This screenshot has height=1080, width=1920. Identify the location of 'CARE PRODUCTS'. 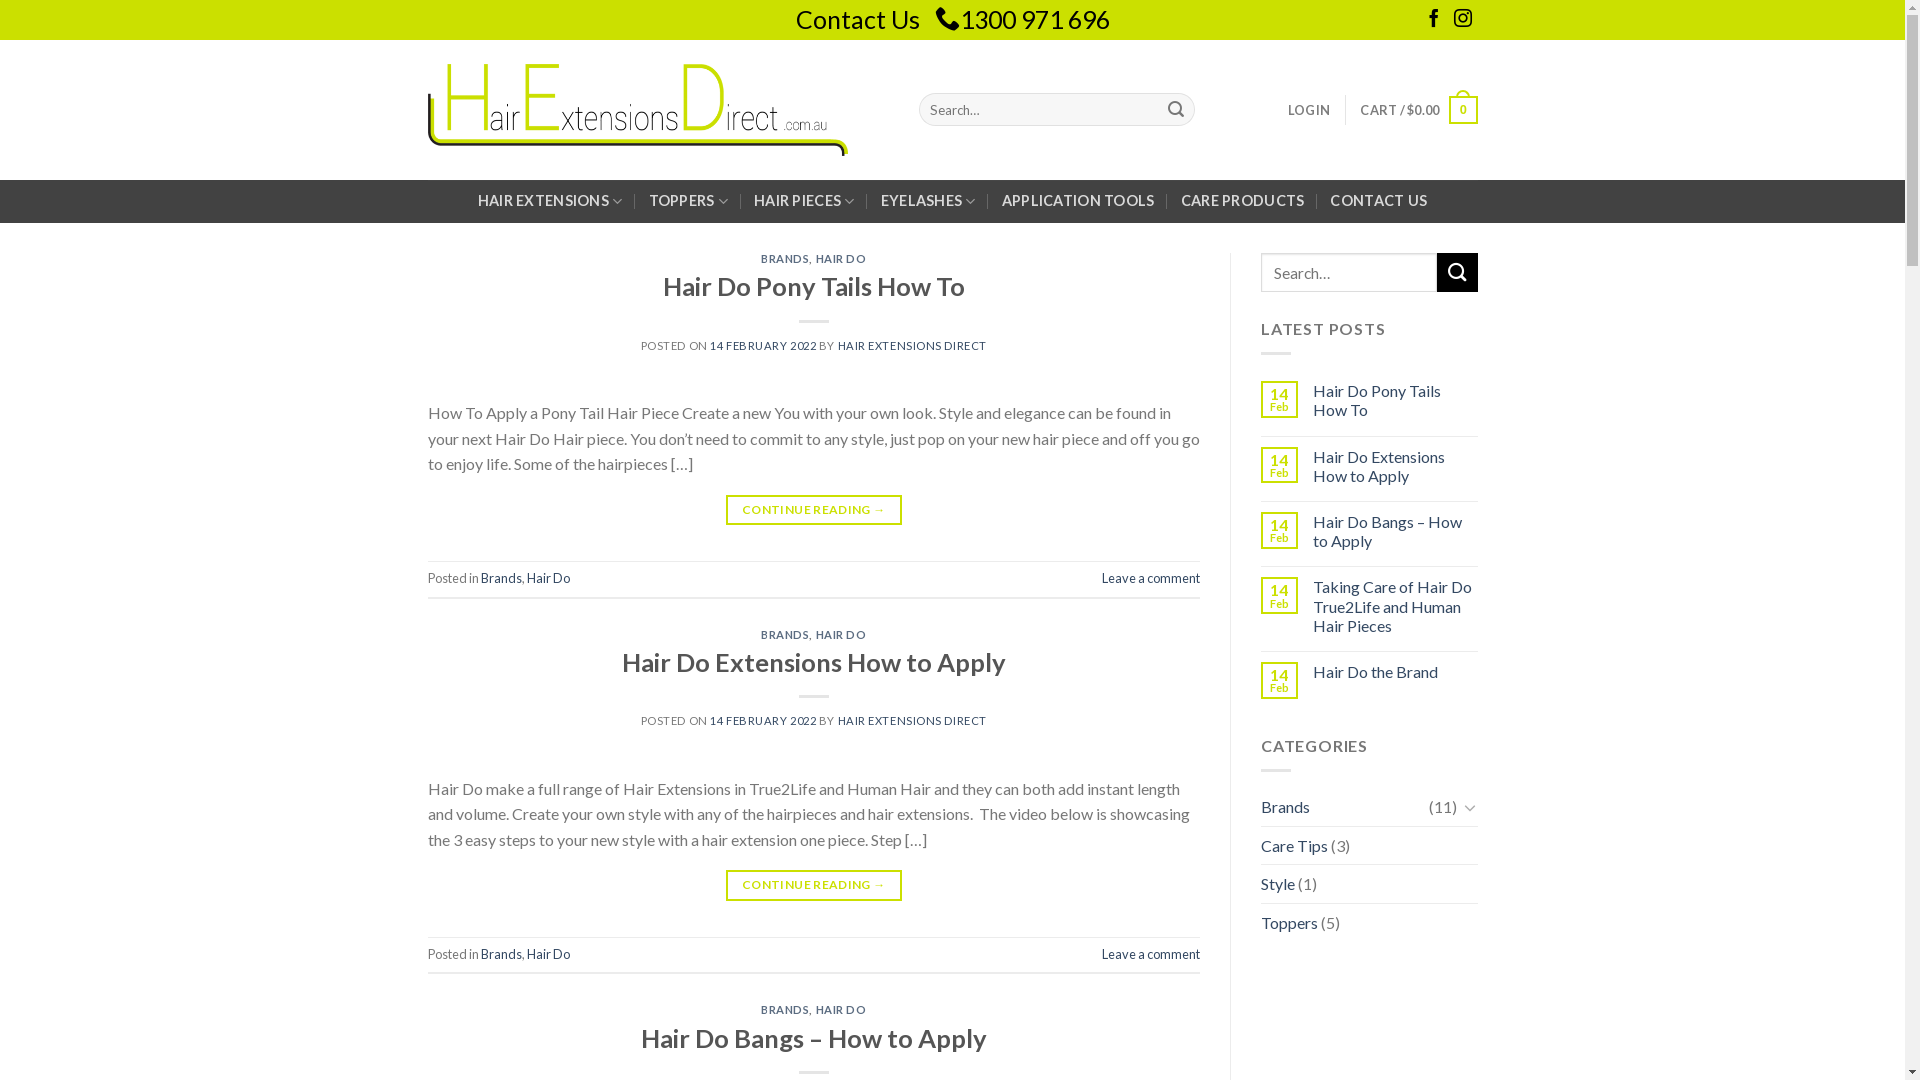
(1242, 200).